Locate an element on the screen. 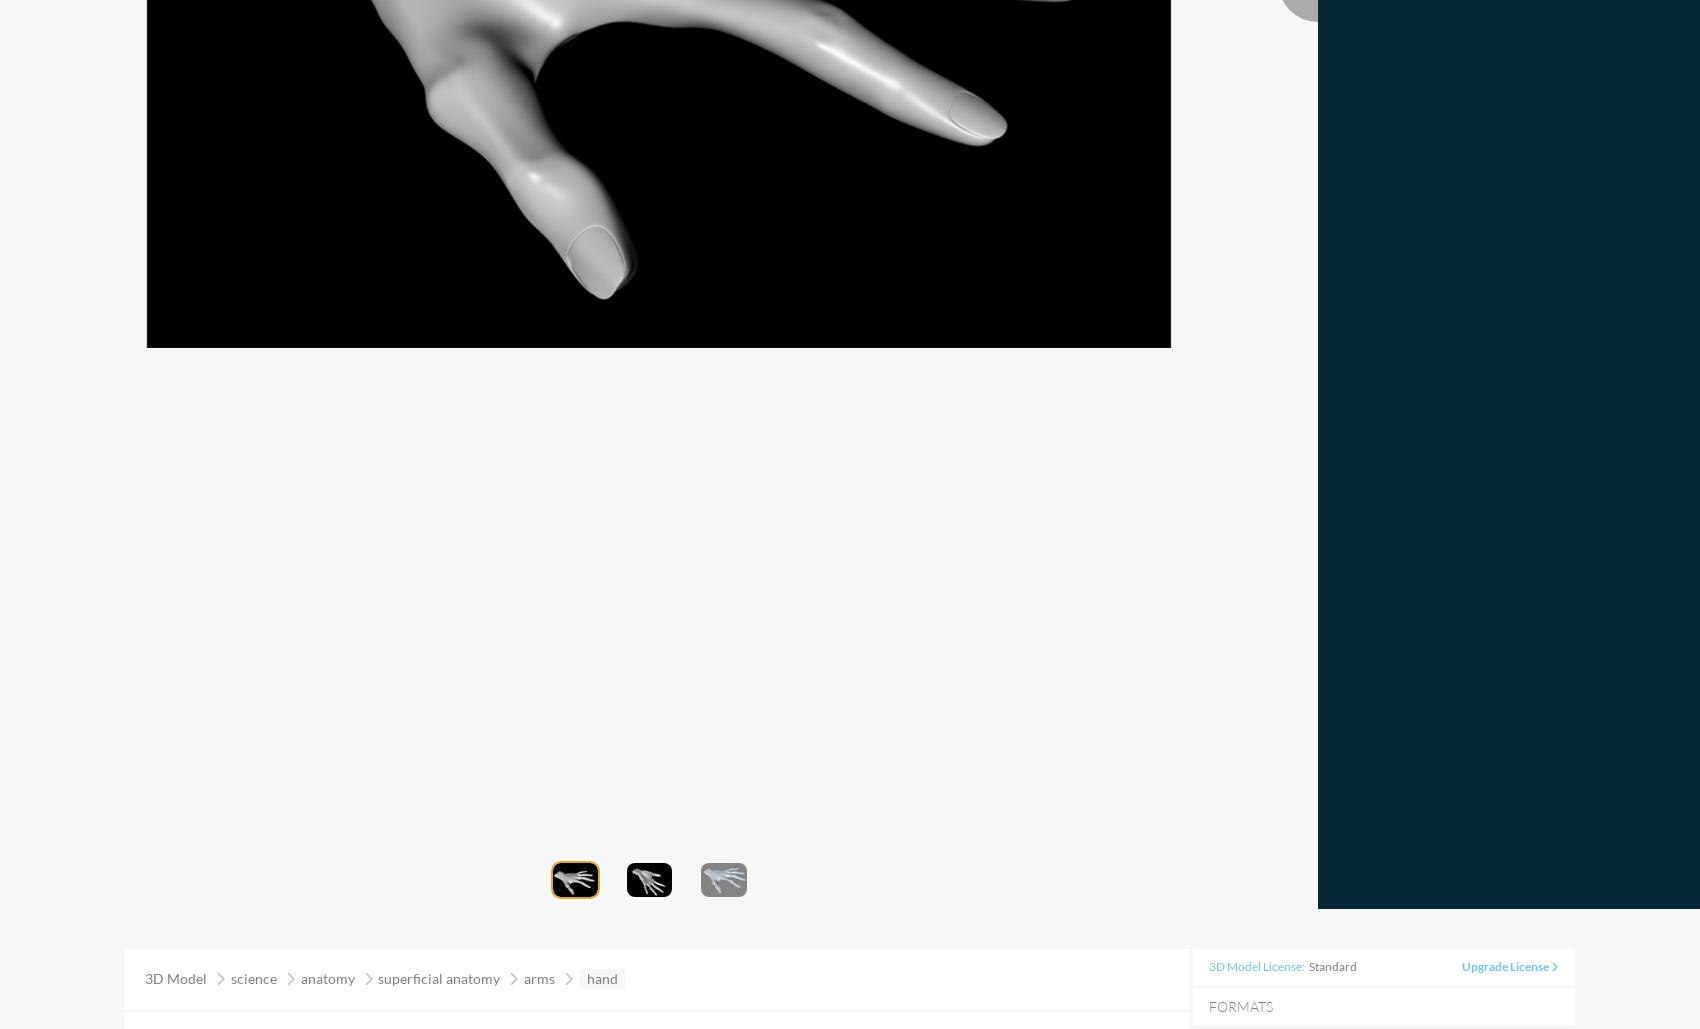  ':' is located at coordinates (1305, 965).